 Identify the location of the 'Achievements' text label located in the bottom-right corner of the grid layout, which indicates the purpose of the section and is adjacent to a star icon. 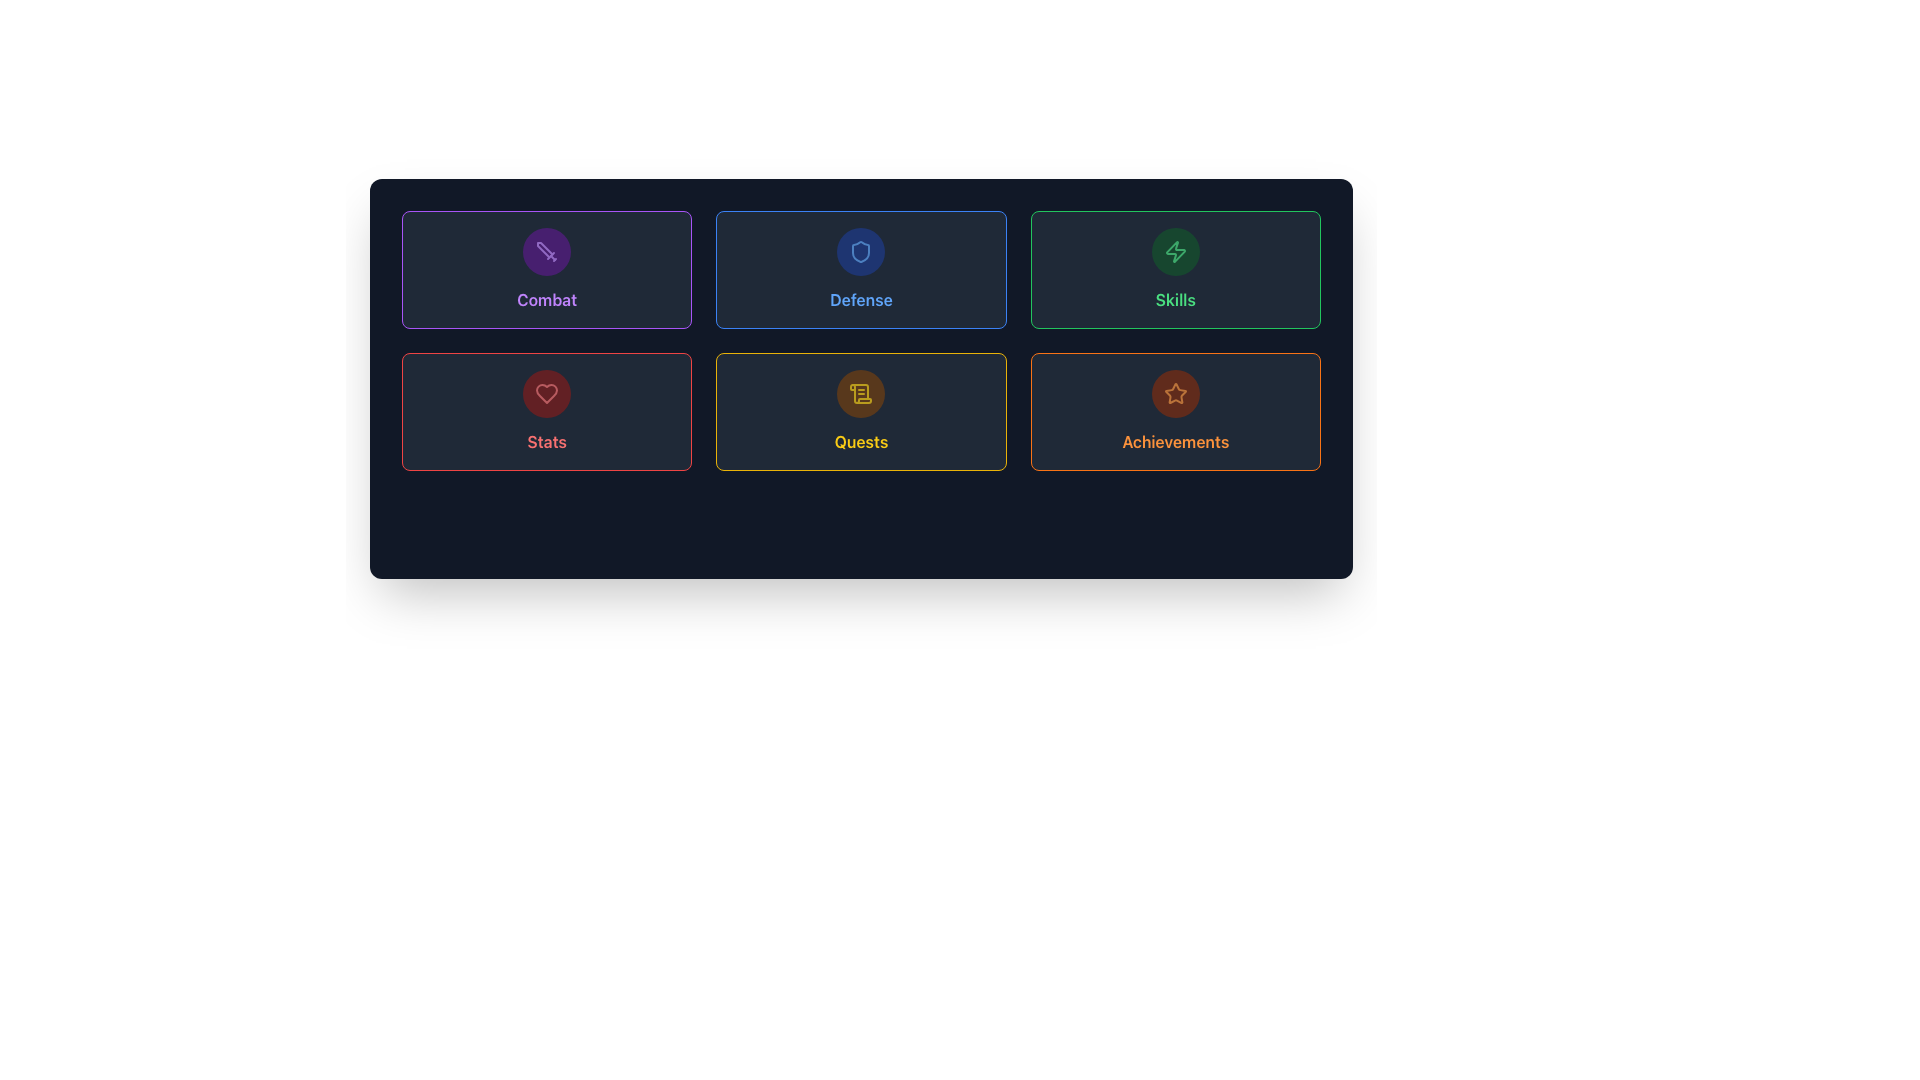
(1175, 441).